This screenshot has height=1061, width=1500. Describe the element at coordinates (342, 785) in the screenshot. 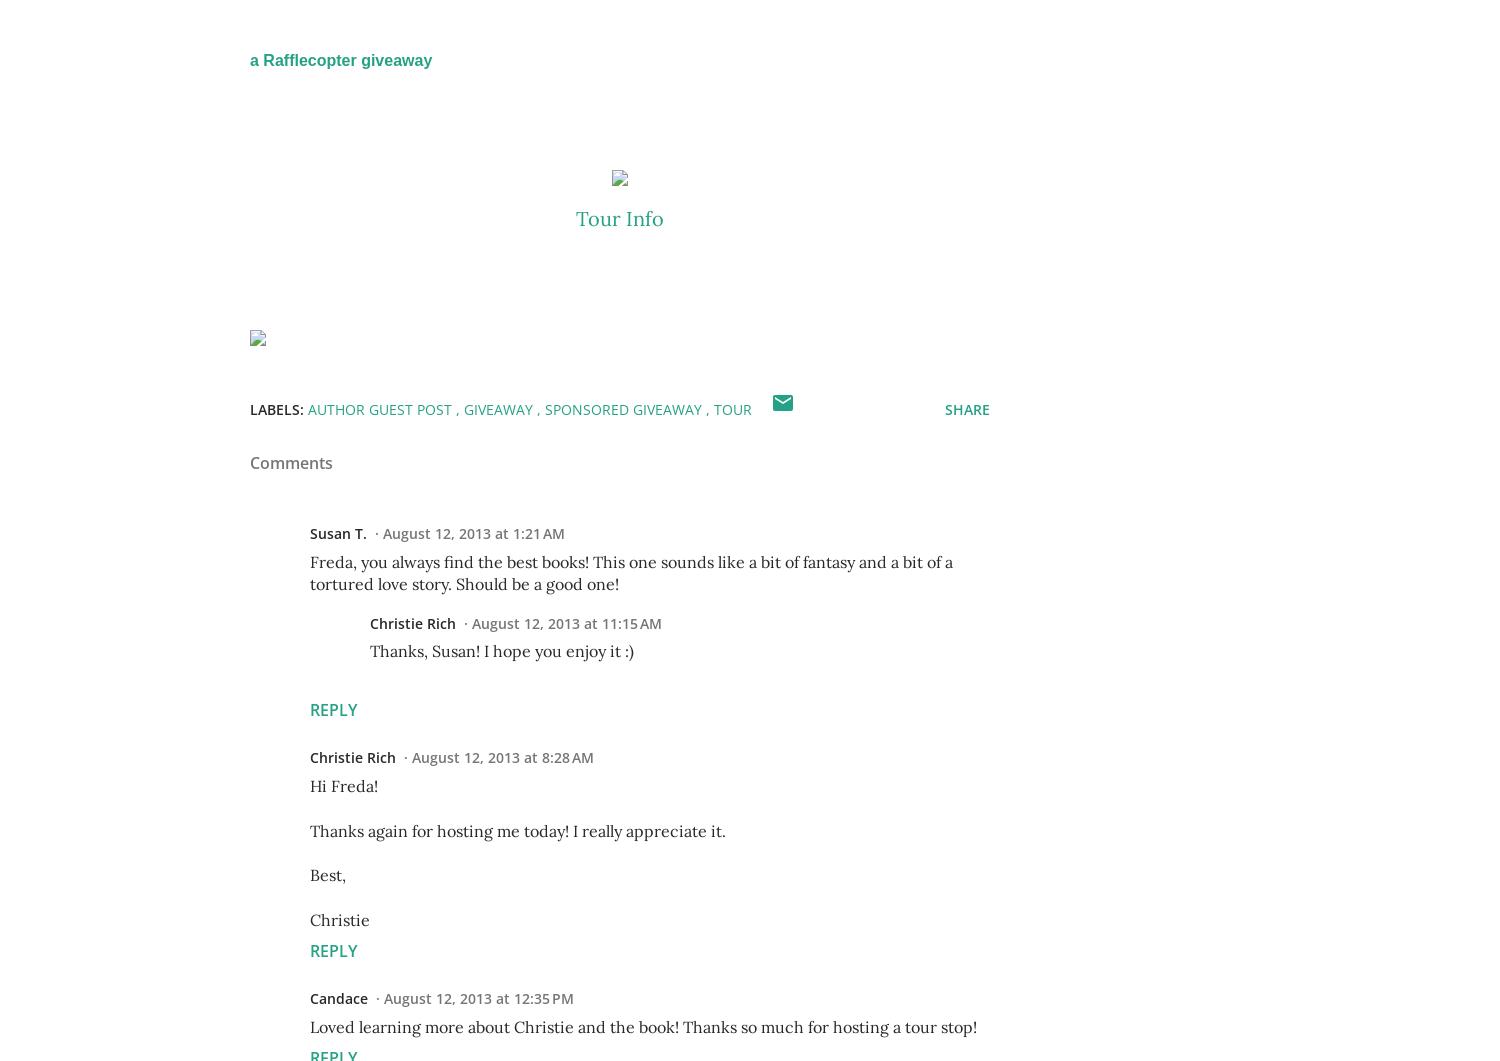

I see `'Hi Freda!'` at that location.